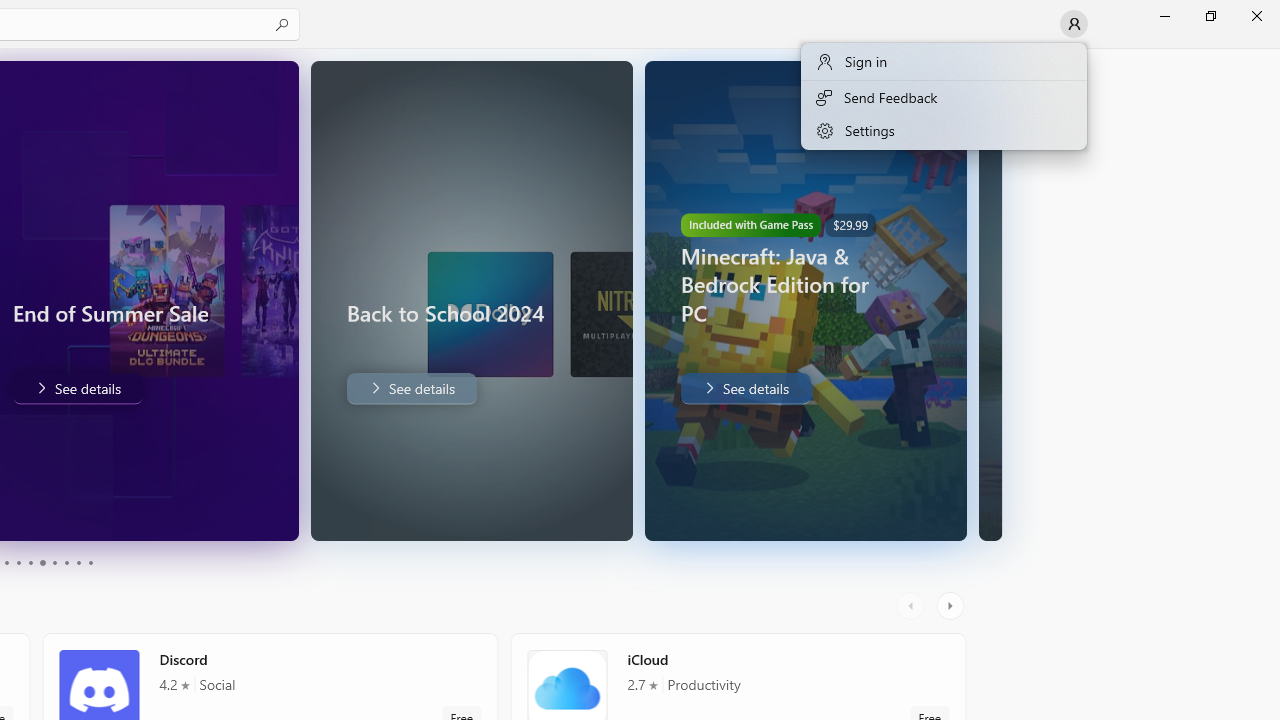  Describe the element at coordinates (89, 563) in the screenshot. I see `'Page 10'` at that location.